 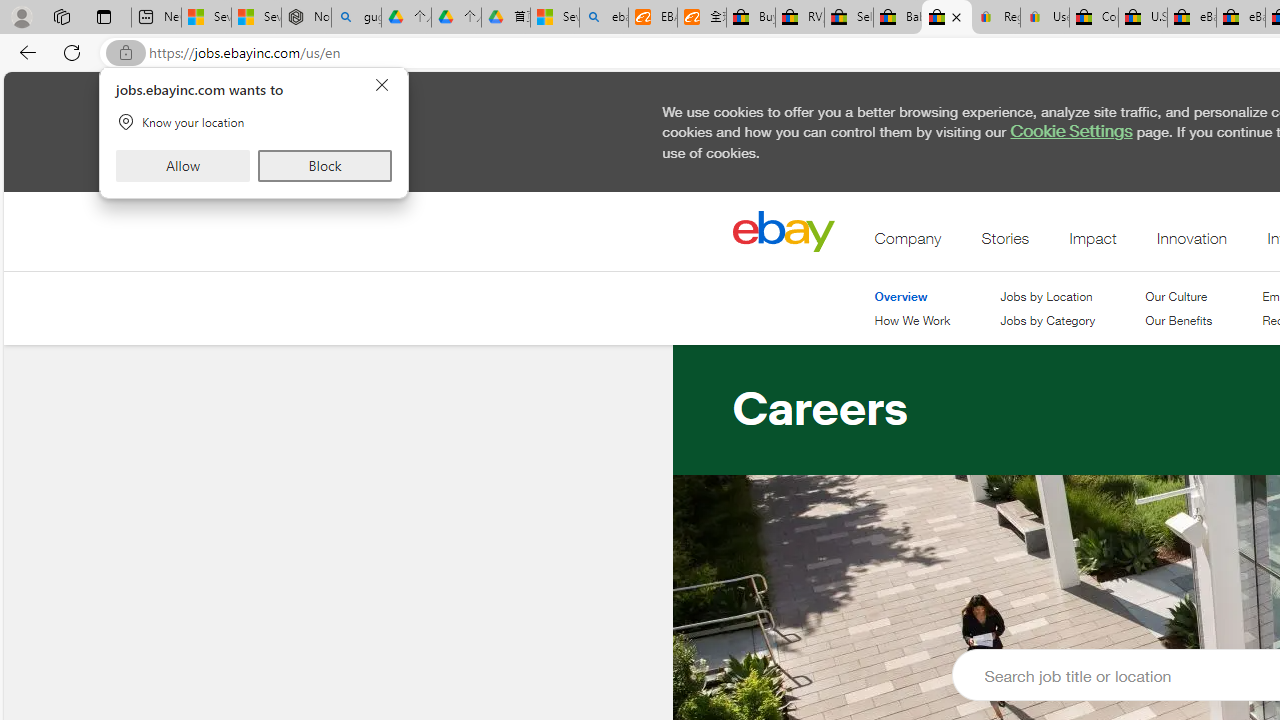 I want to click on 'Impact', so click(x=1092, y=242).